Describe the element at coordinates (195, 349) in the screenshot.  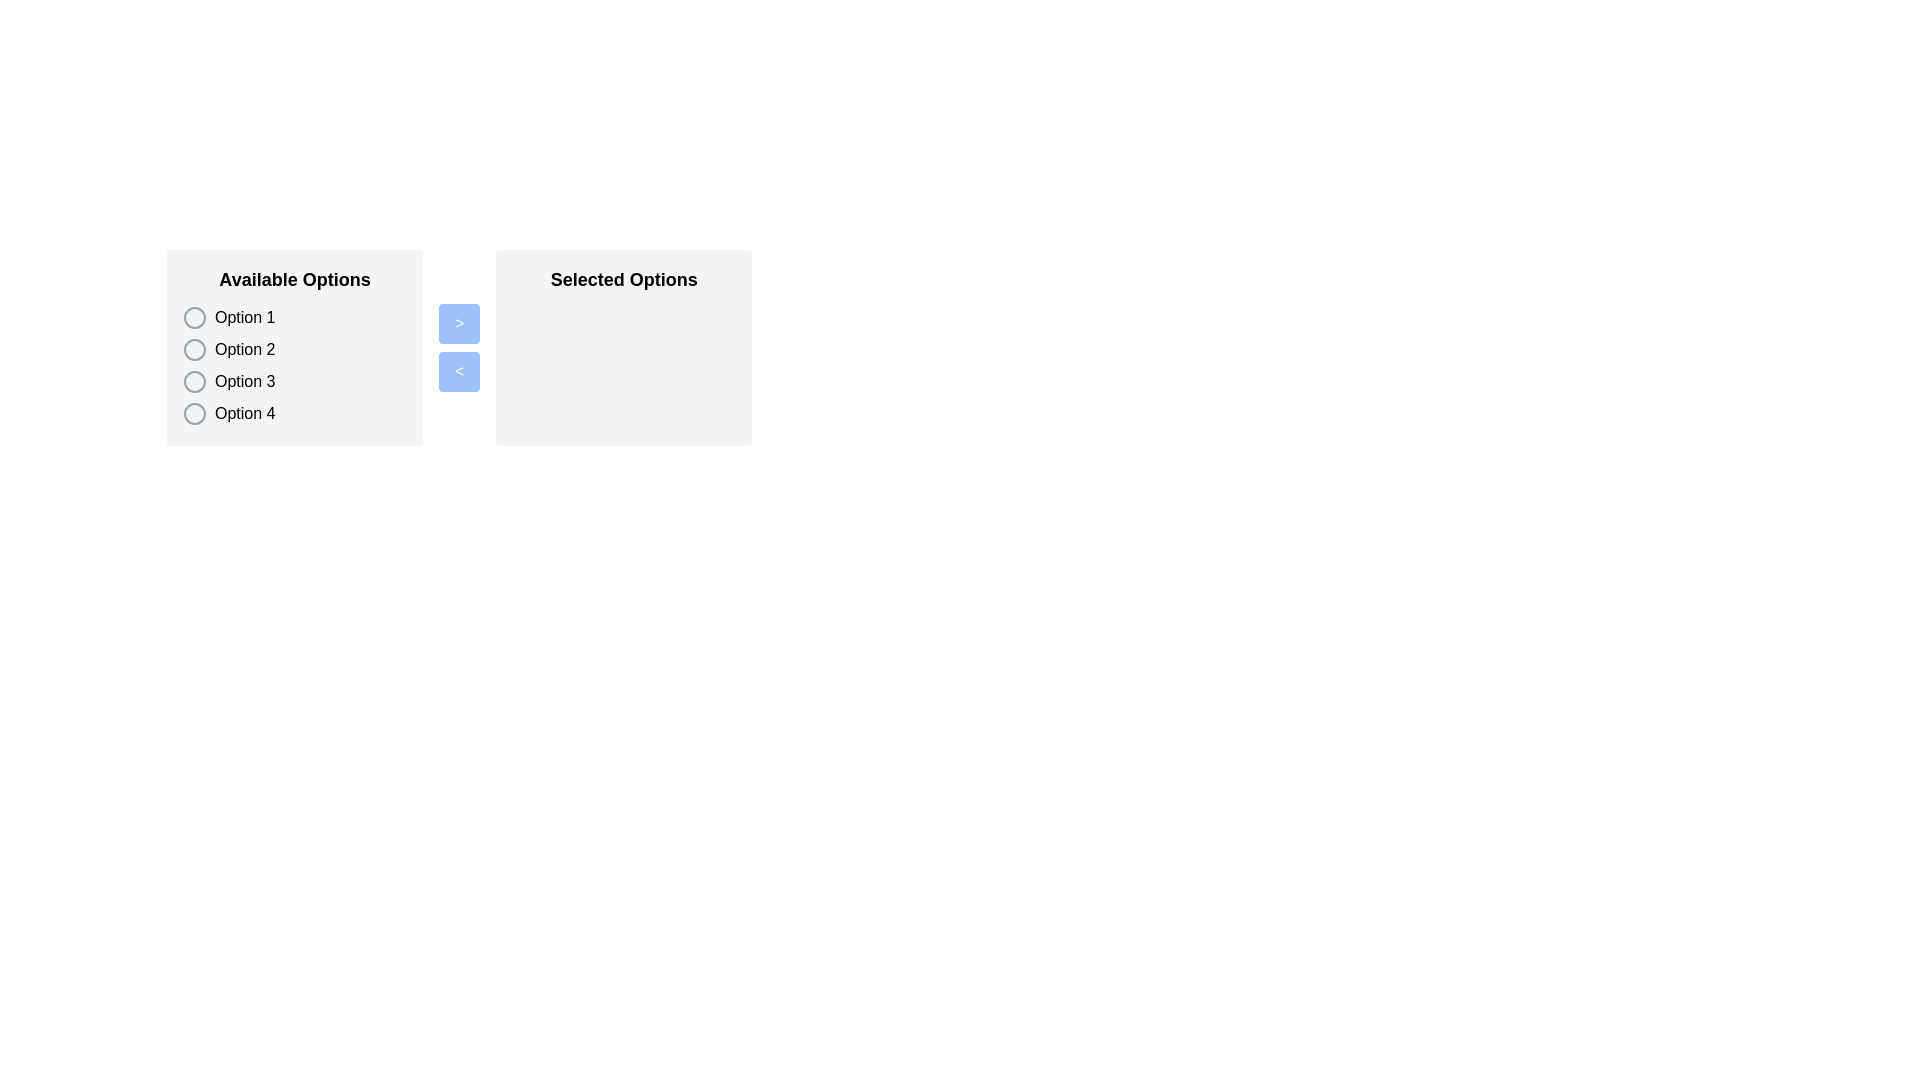
I see `the radio button for 'Option 2' located in the 'Available Options' section, which is the second radio button in a vertical list` at that location.